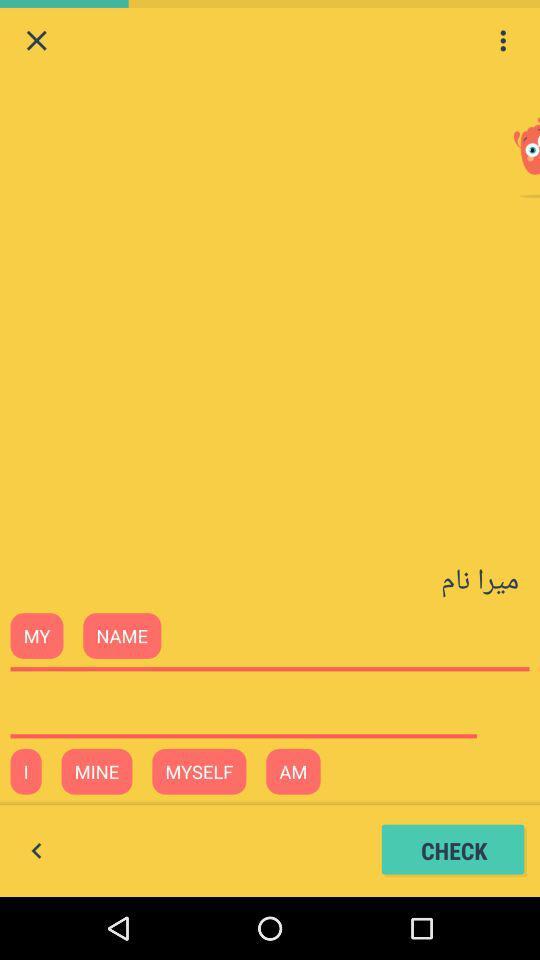 This screenshot has width=540, height=960. What do you see at coordinates (292, 771) in the screenshot?
I see `the text am` at bounding box center [292, 771].